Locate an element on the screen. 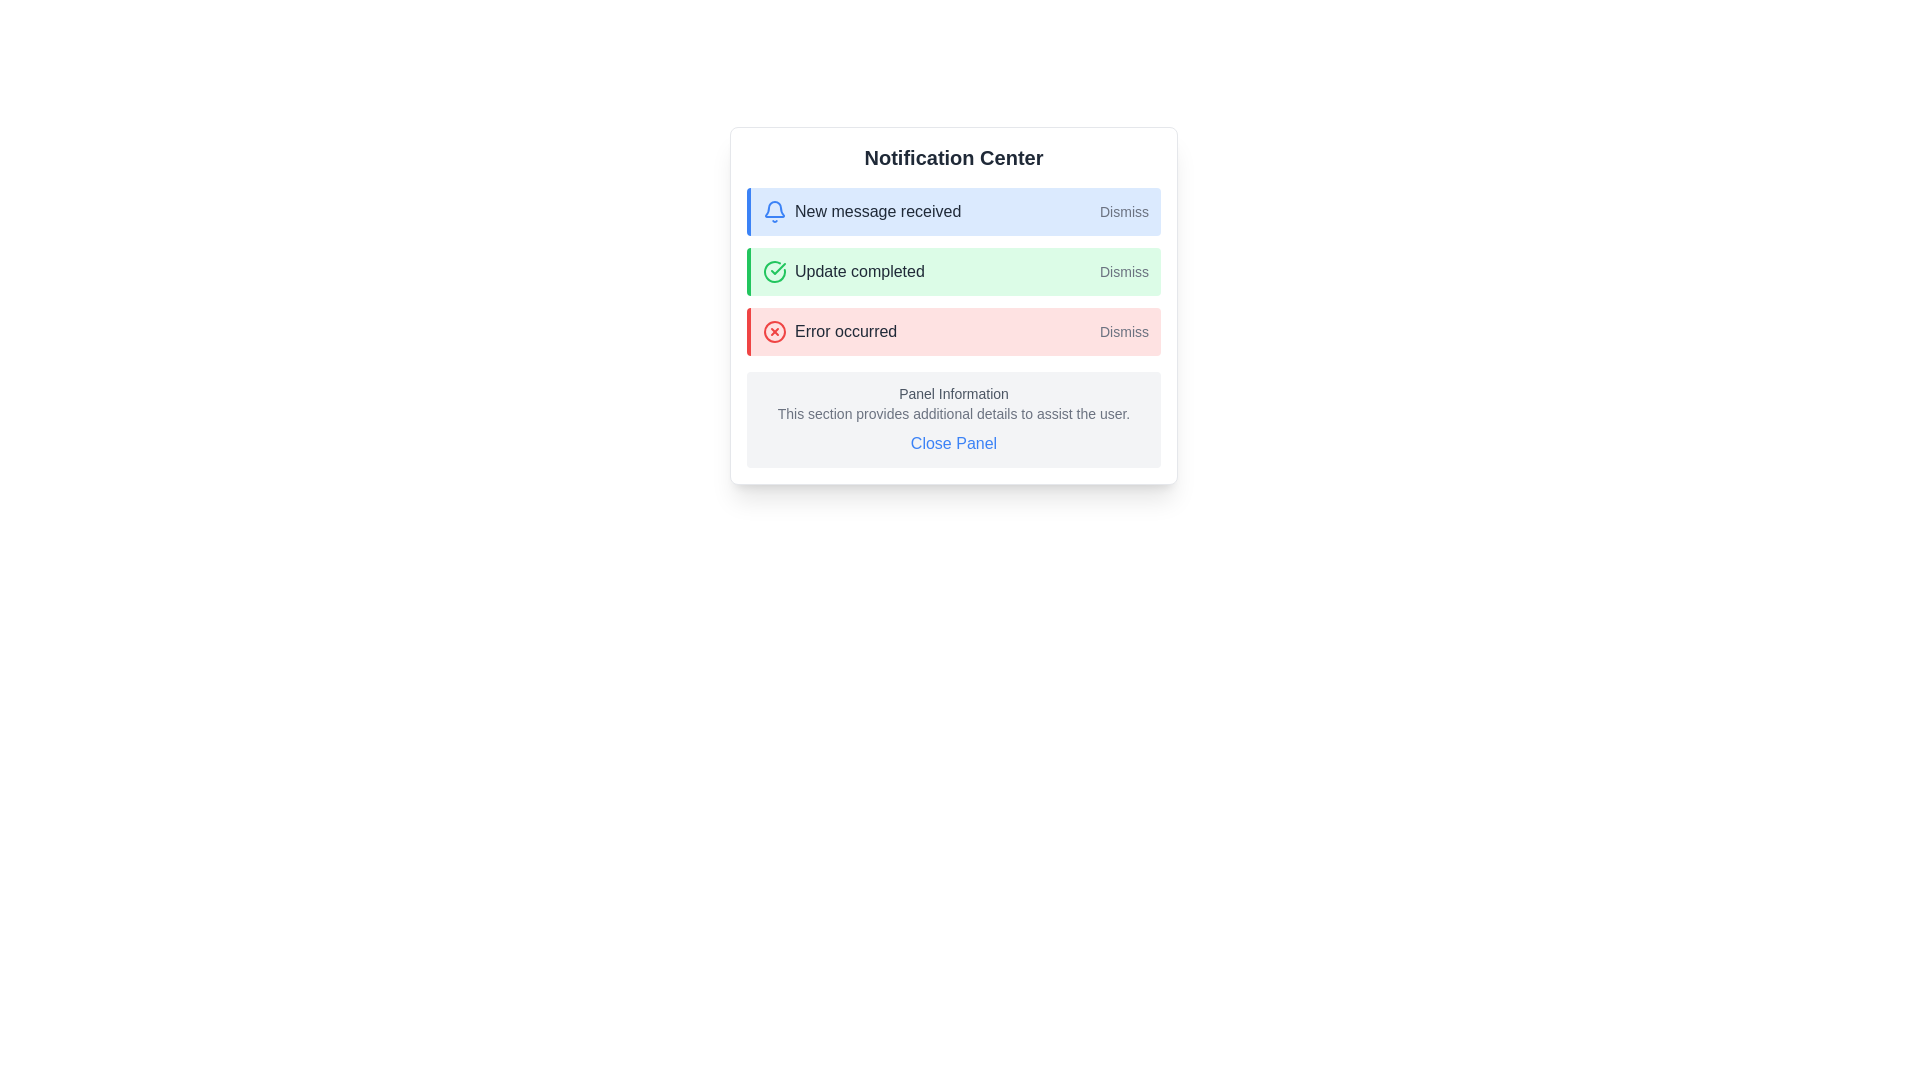  the Text Label that reads 'This section provides additional details to assist the user.' within the 'Panel Information' section to possibly reveal tooltips or additional actions is located at coordinates (953, 412).